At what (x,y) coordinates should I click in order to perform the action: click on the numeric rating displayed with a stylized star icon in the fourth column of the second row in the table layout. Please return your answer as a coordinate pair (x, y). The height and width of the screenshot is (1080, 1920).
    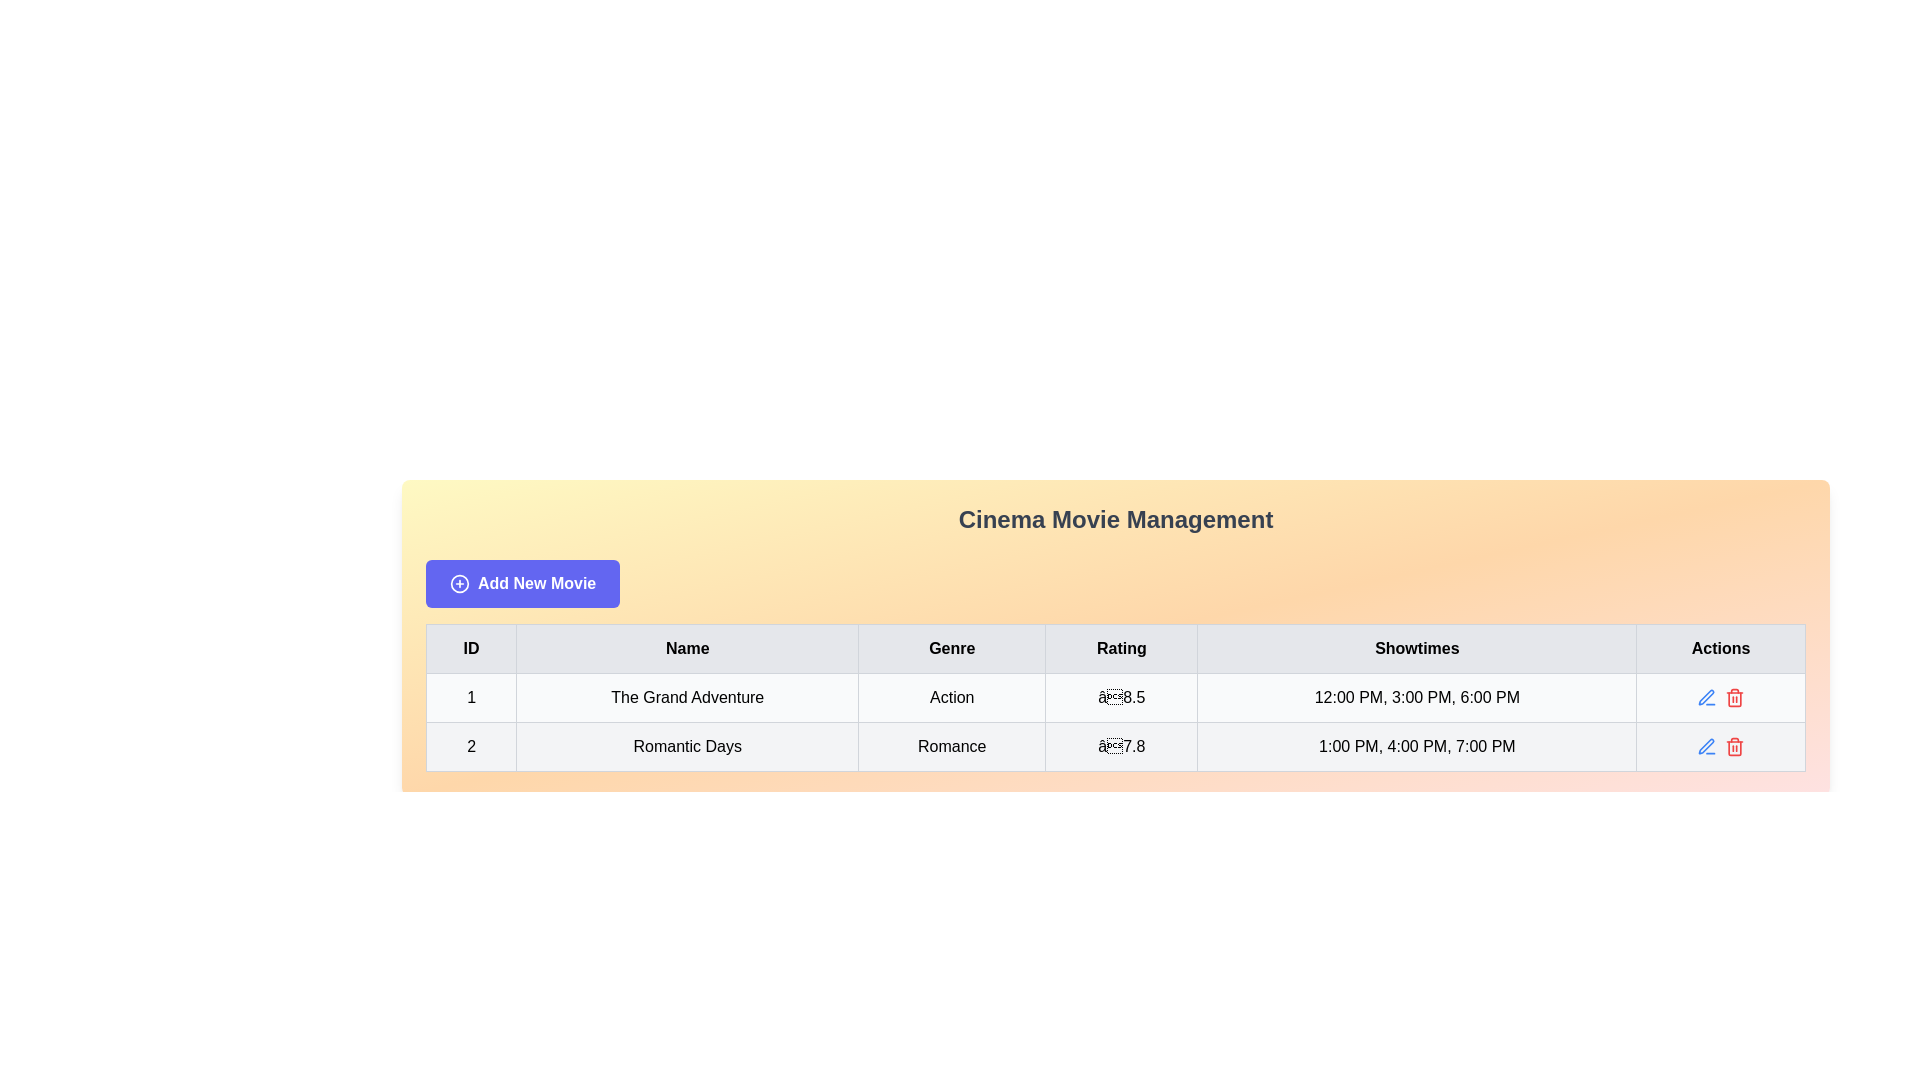
    Looking at the image, I should click on (1121, 747).